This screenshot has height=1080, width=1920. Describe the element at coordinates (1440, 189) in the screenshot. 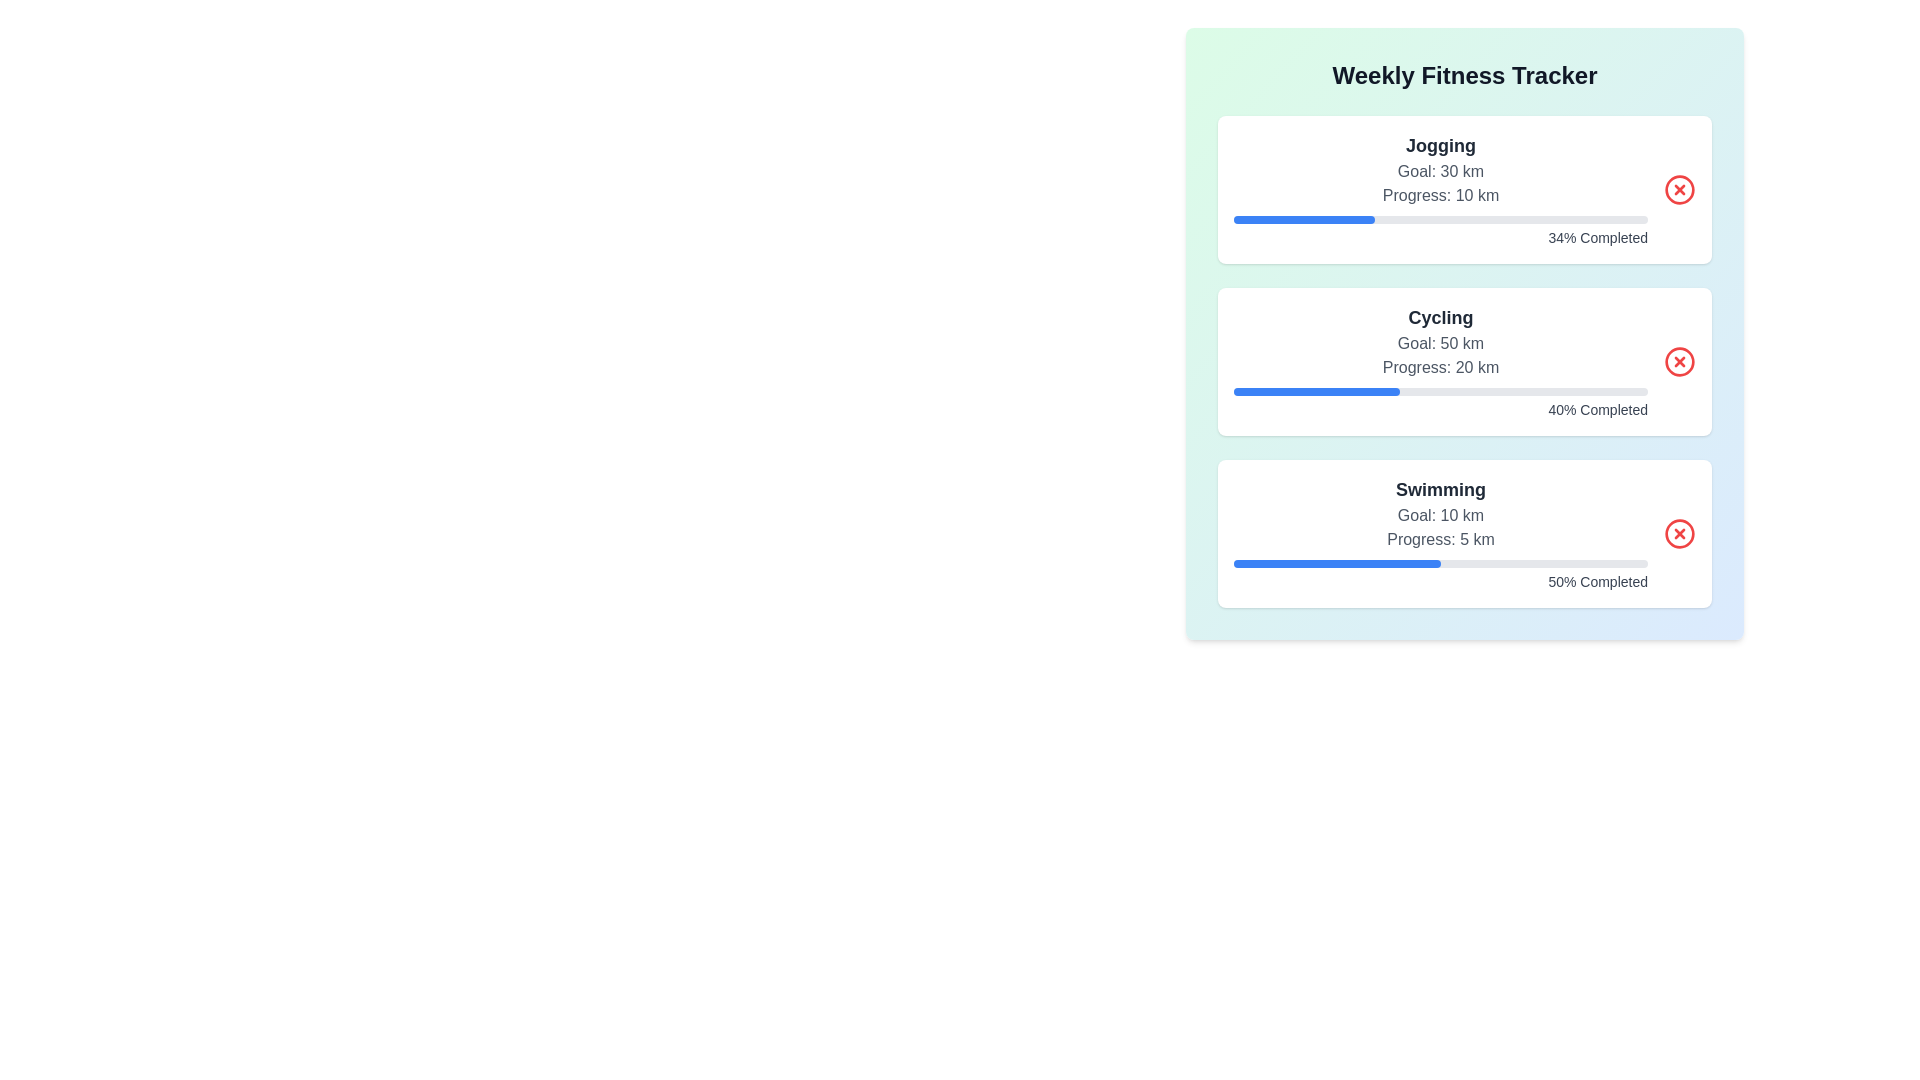

I see `the Activity progress summary block displaying the jogging activity, which includes the title 'Jogging', goal 'Goal: 30 km', current progress 'Progress: 10 km', and a visual progress bar indicating 34% completion` at that location.